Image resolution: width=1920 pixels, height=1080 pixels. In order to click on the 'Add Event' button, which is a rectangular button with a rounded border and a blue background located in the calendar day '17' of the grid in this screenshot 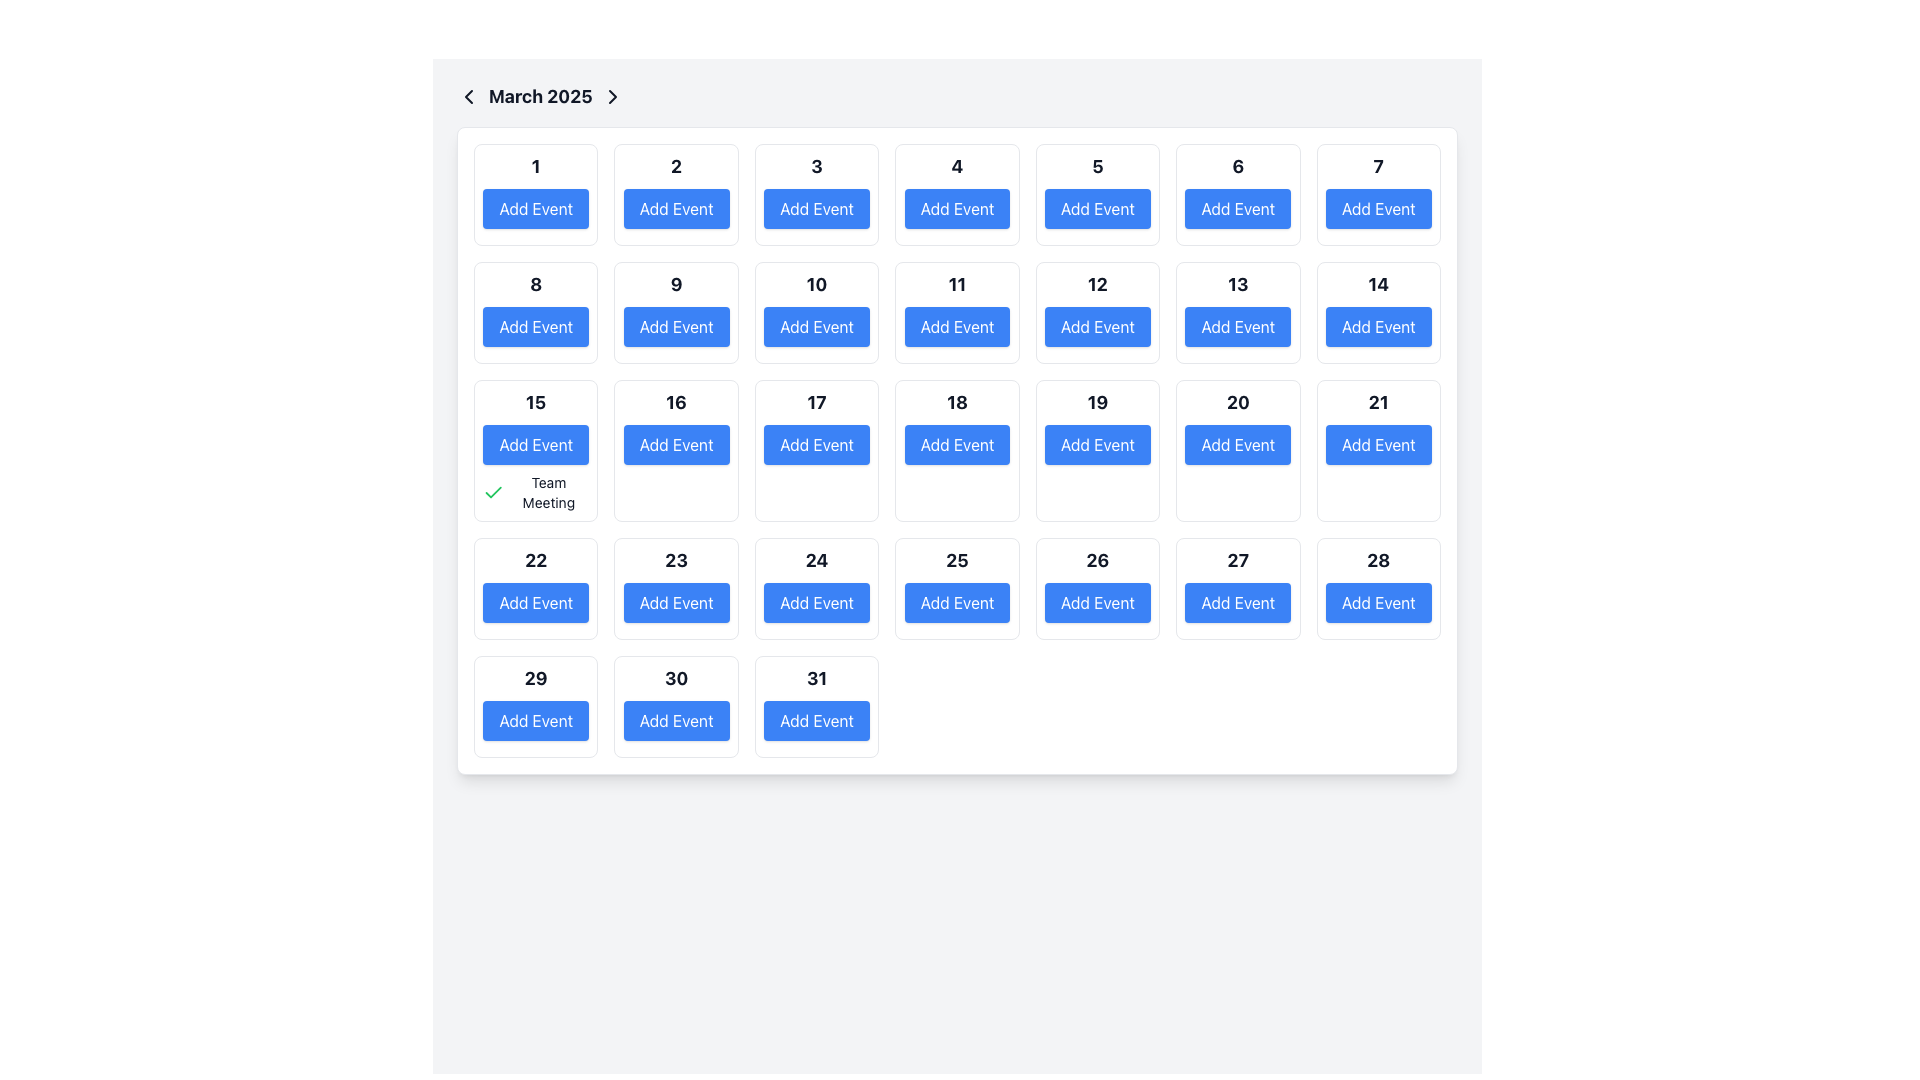, I will do `click(817, 443)`.